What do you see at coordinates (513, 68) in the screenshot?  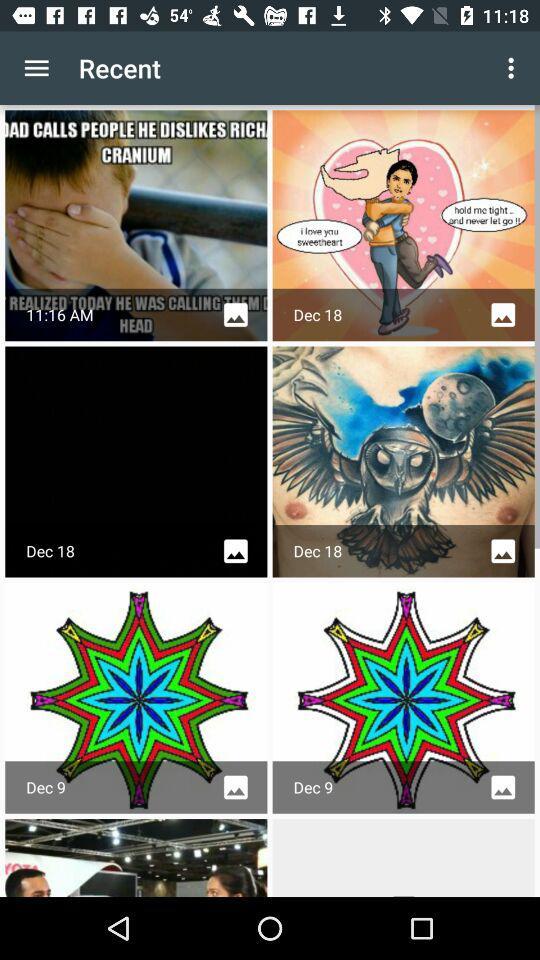 I see `the app to the right of the recent icon` at bounding box center [513, 68].